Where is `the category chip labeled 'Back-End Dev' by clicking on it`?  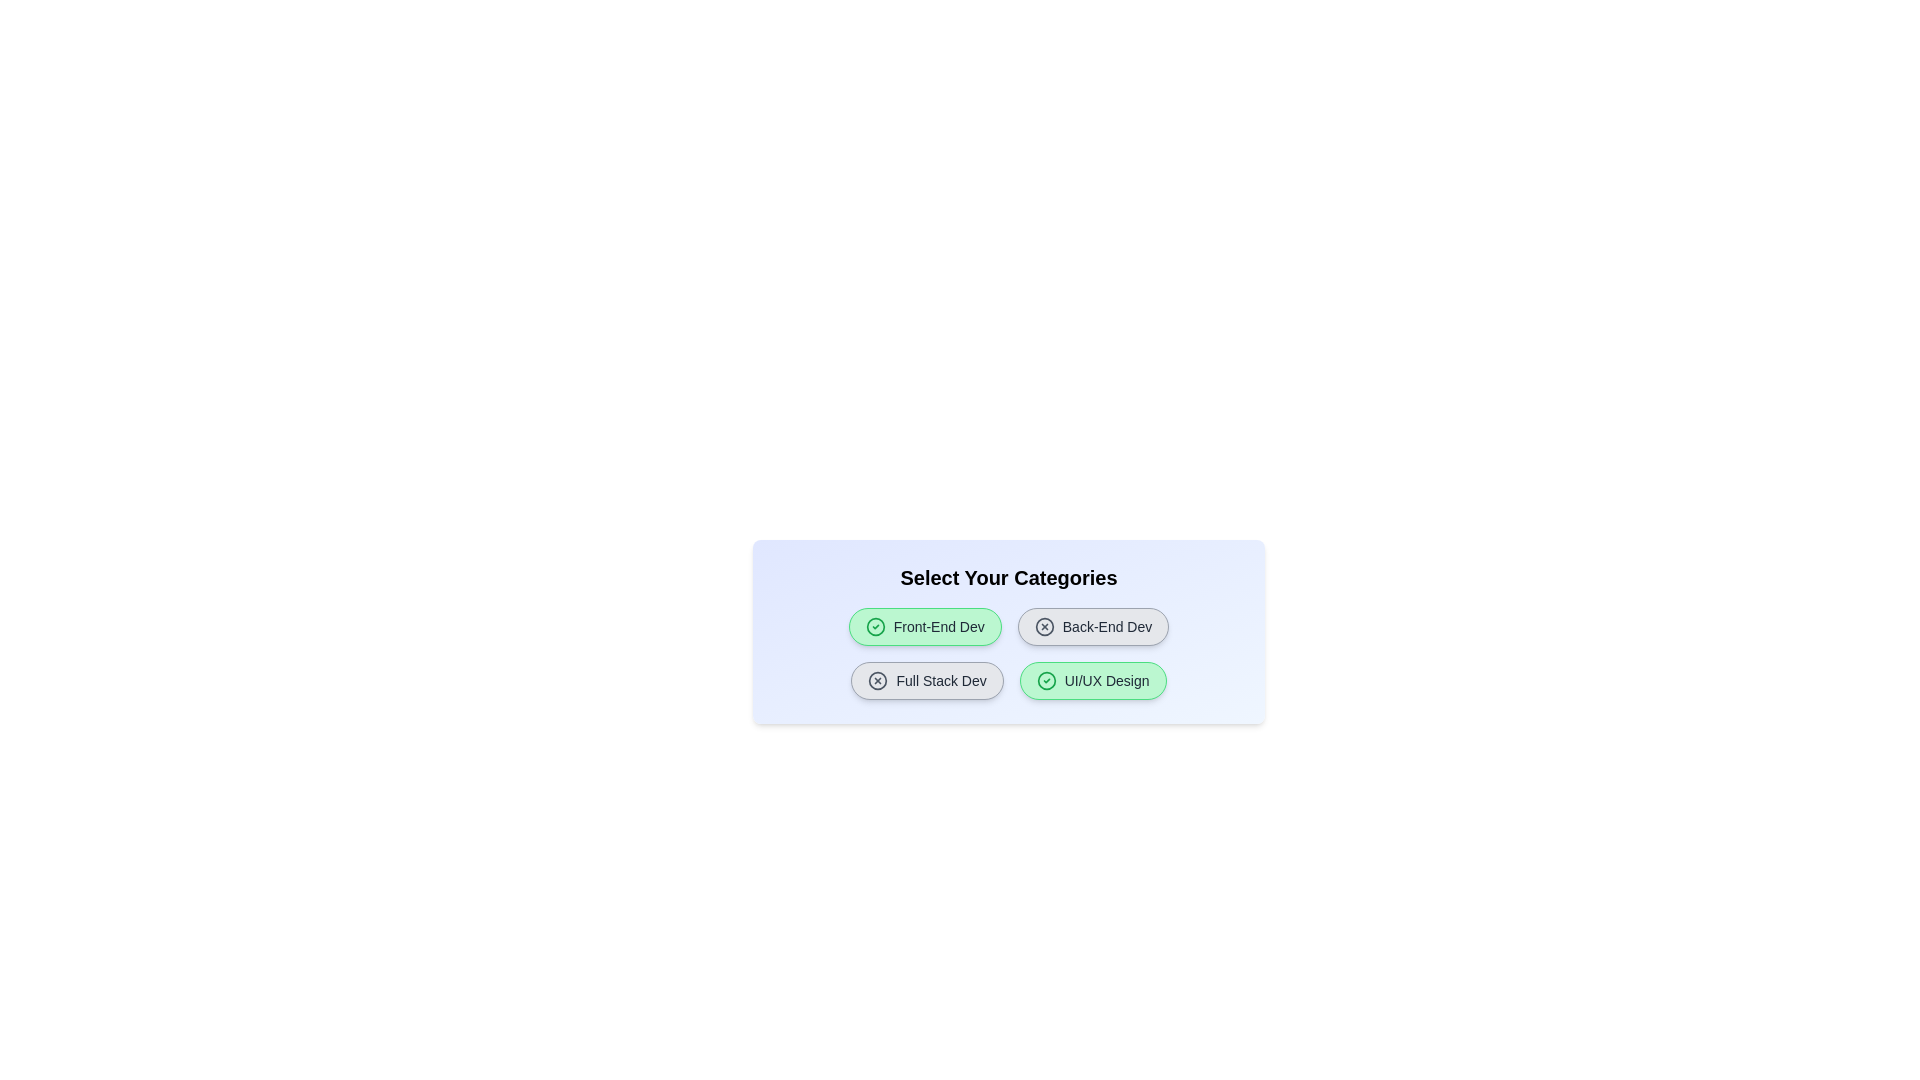
the category chip labeled 'Back-End Dev' by clicking on it is located at coordinates (1092, 626).